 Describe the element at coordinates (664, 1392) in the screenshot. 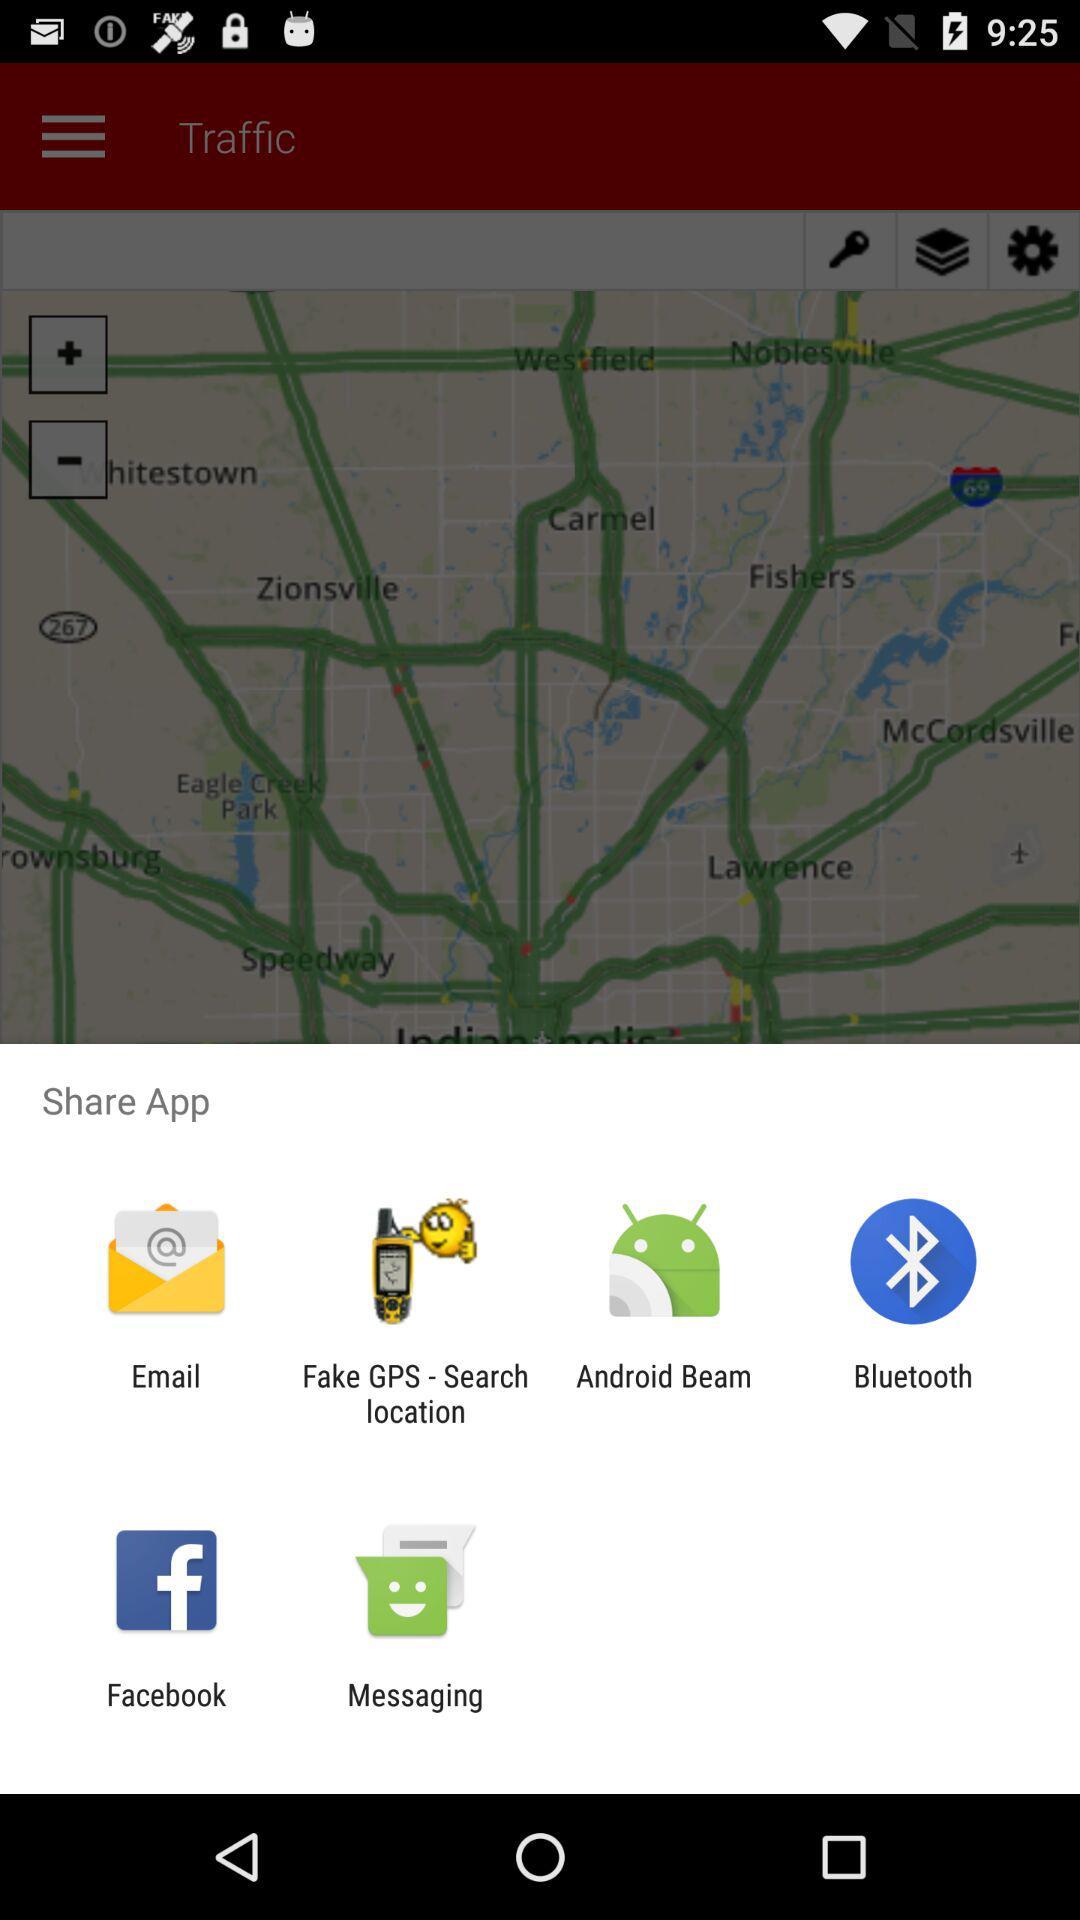

I see `the item next to bluetooth app` at that location.